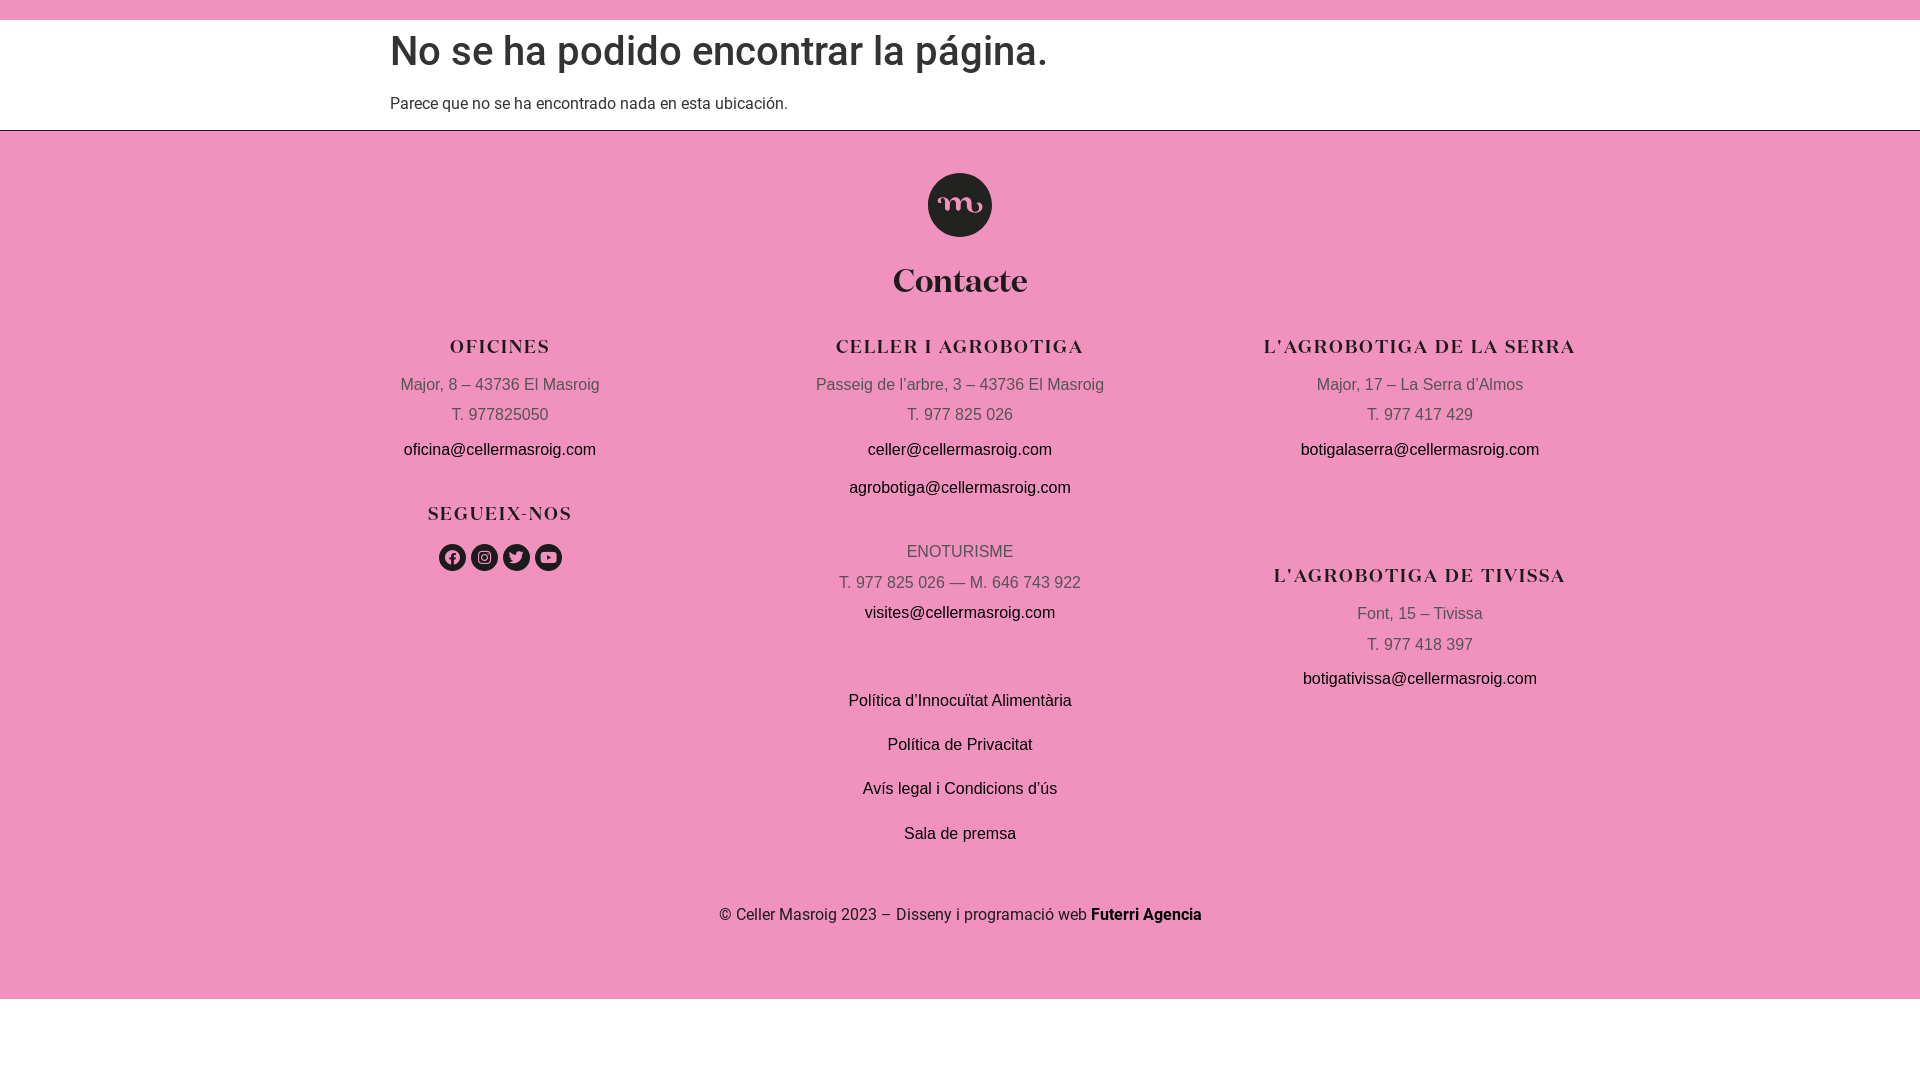 The width and height of the screenshot is (1920, 1080). I want to click on 'agrobotiga@cellermasroig.com', so click(960, 487).